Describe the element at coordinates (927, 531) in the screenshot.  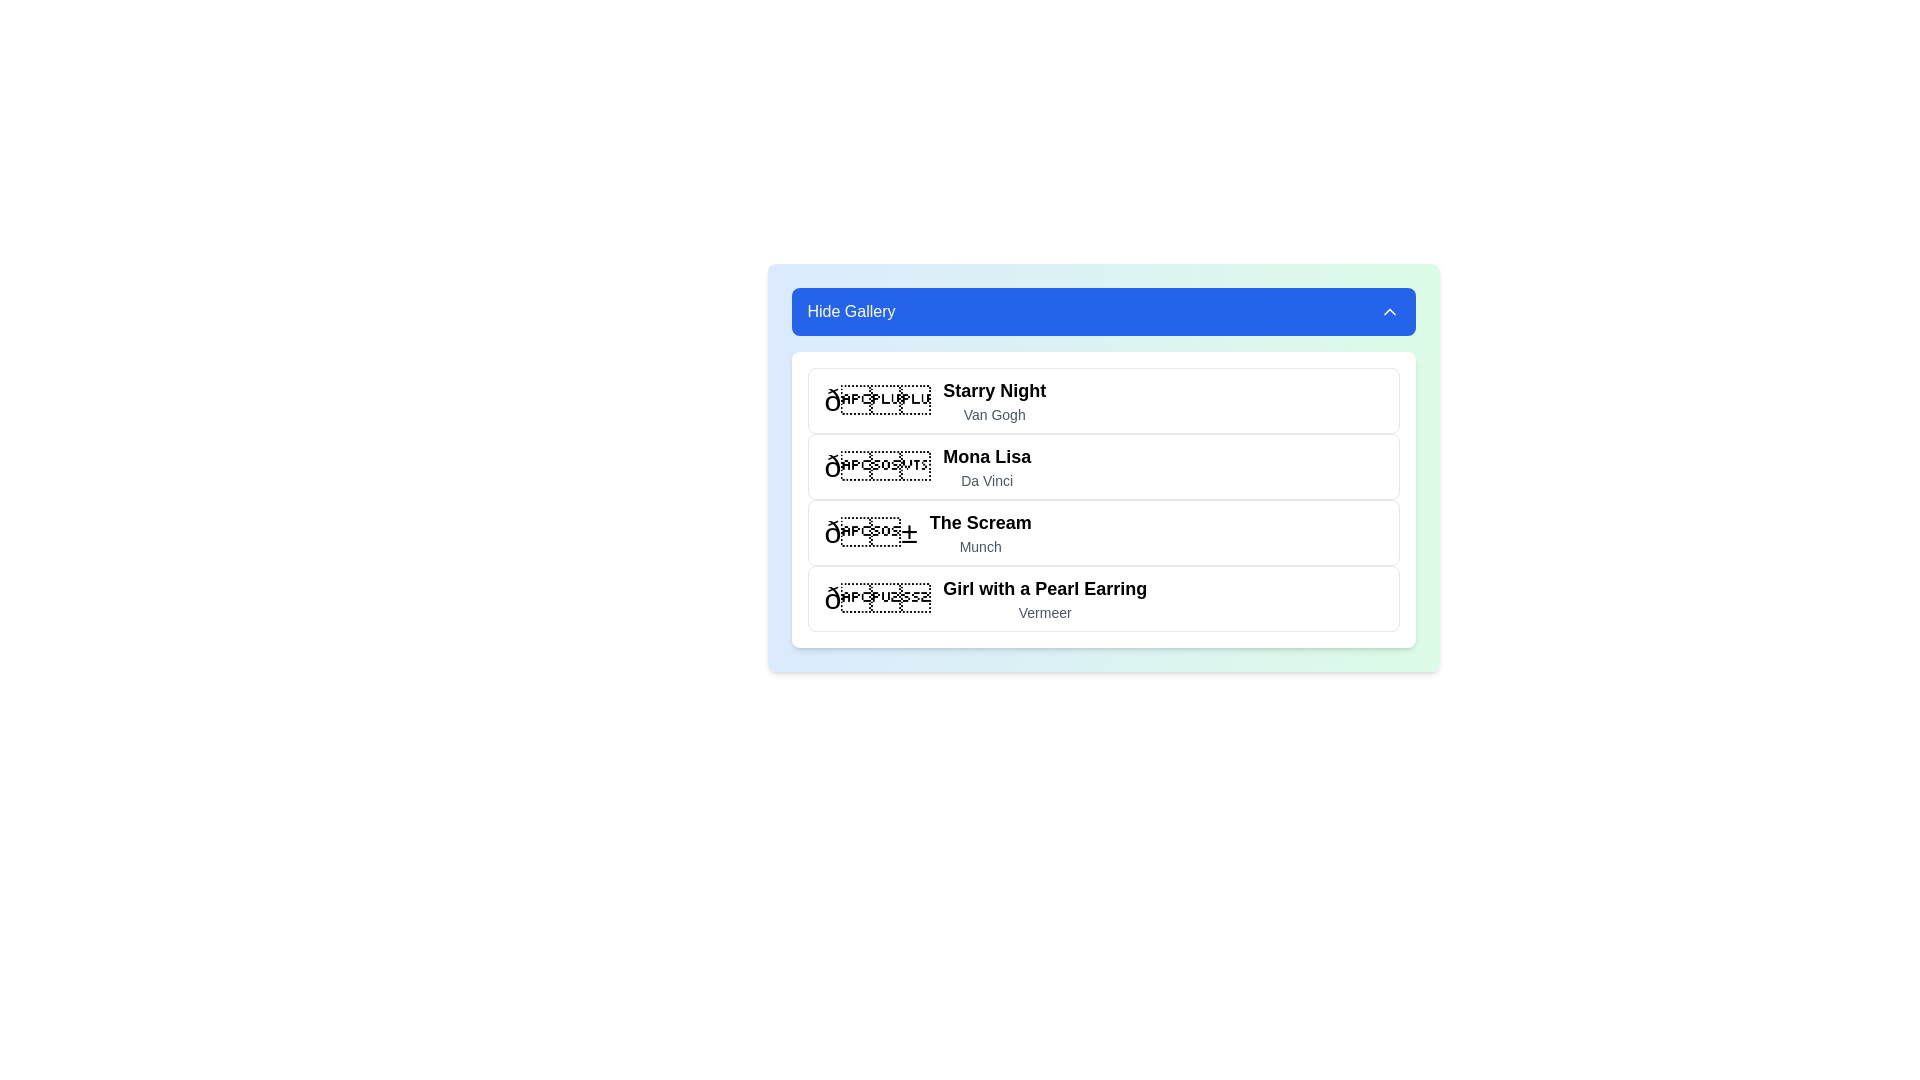
I see `the third list item featuring the bold emoji '😱' and the title 'The Scream'` at that location.